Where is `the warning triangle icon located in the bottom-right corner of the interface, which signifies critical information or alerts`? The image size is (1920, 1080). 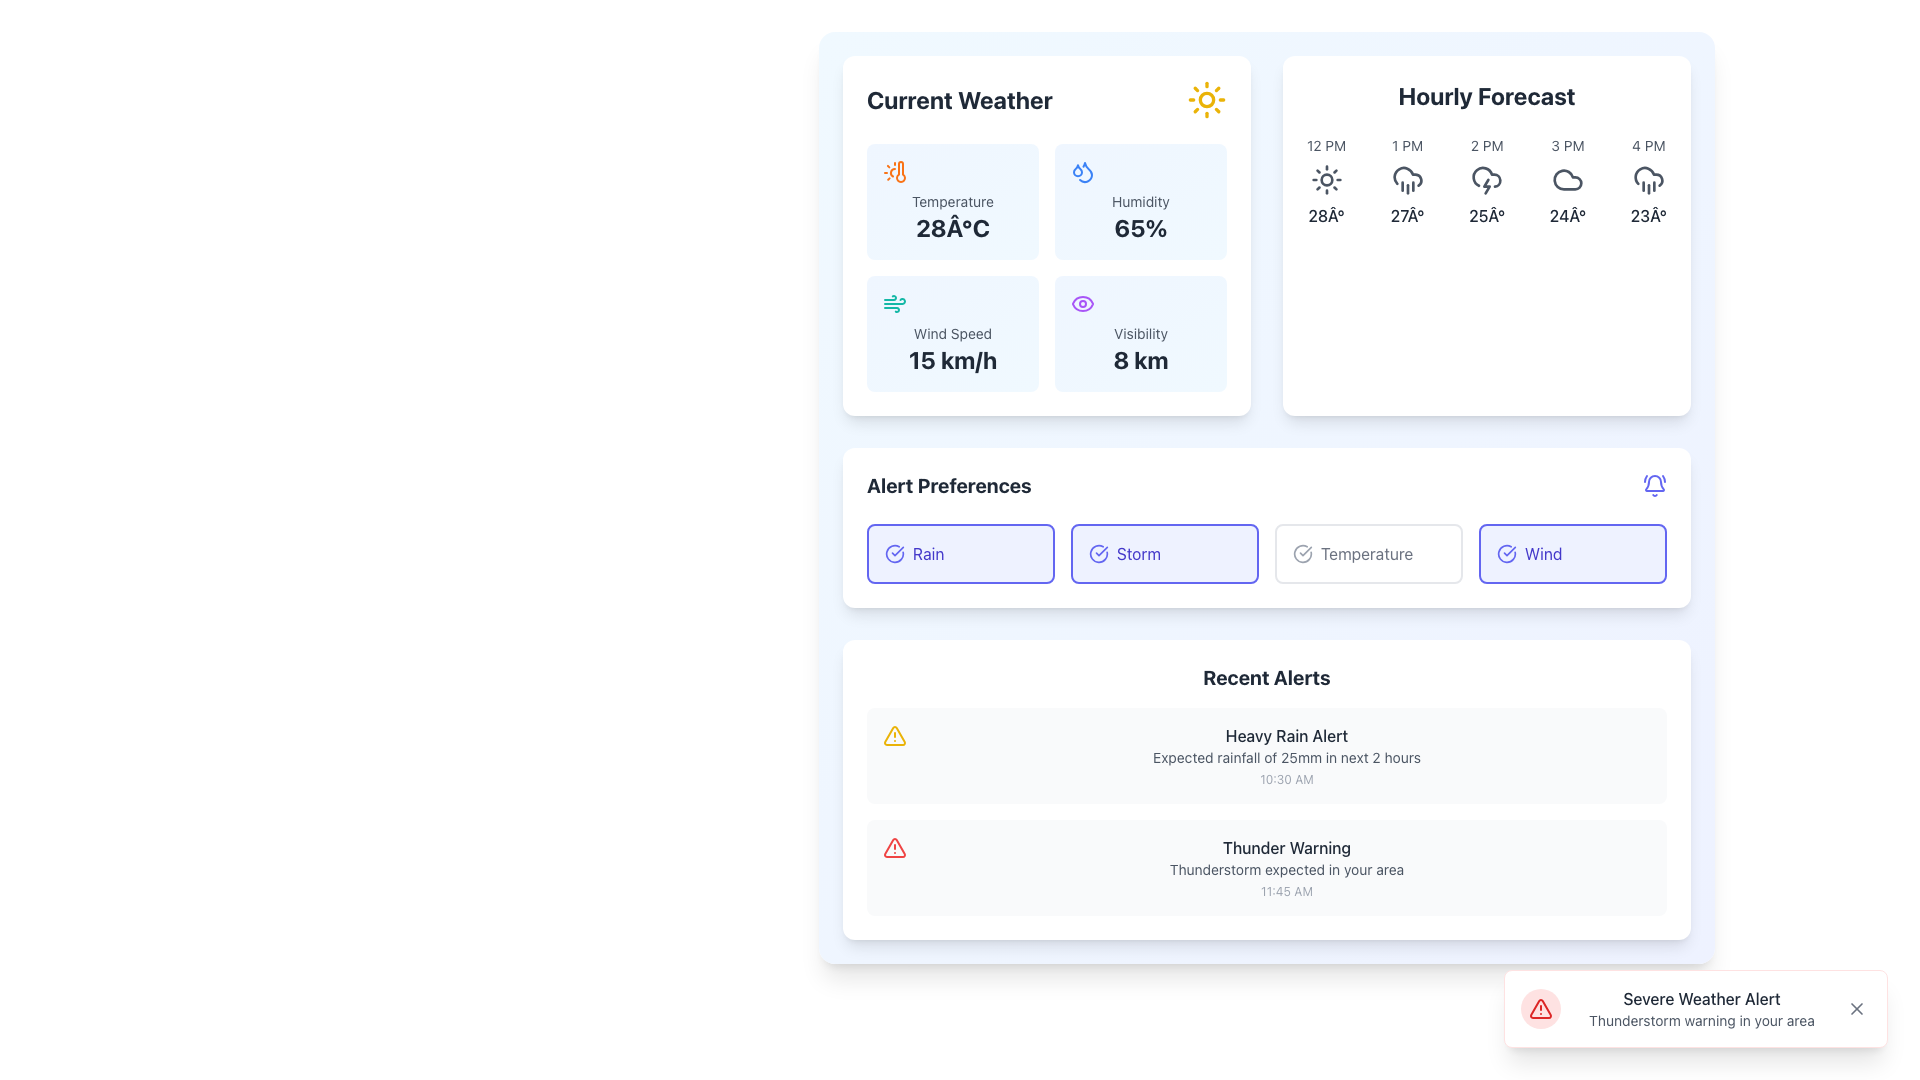 the warning triangle icon located in the bottom-right corner of the interface, which signifies critical information or alerts is located at coordinates (1539, 1009).